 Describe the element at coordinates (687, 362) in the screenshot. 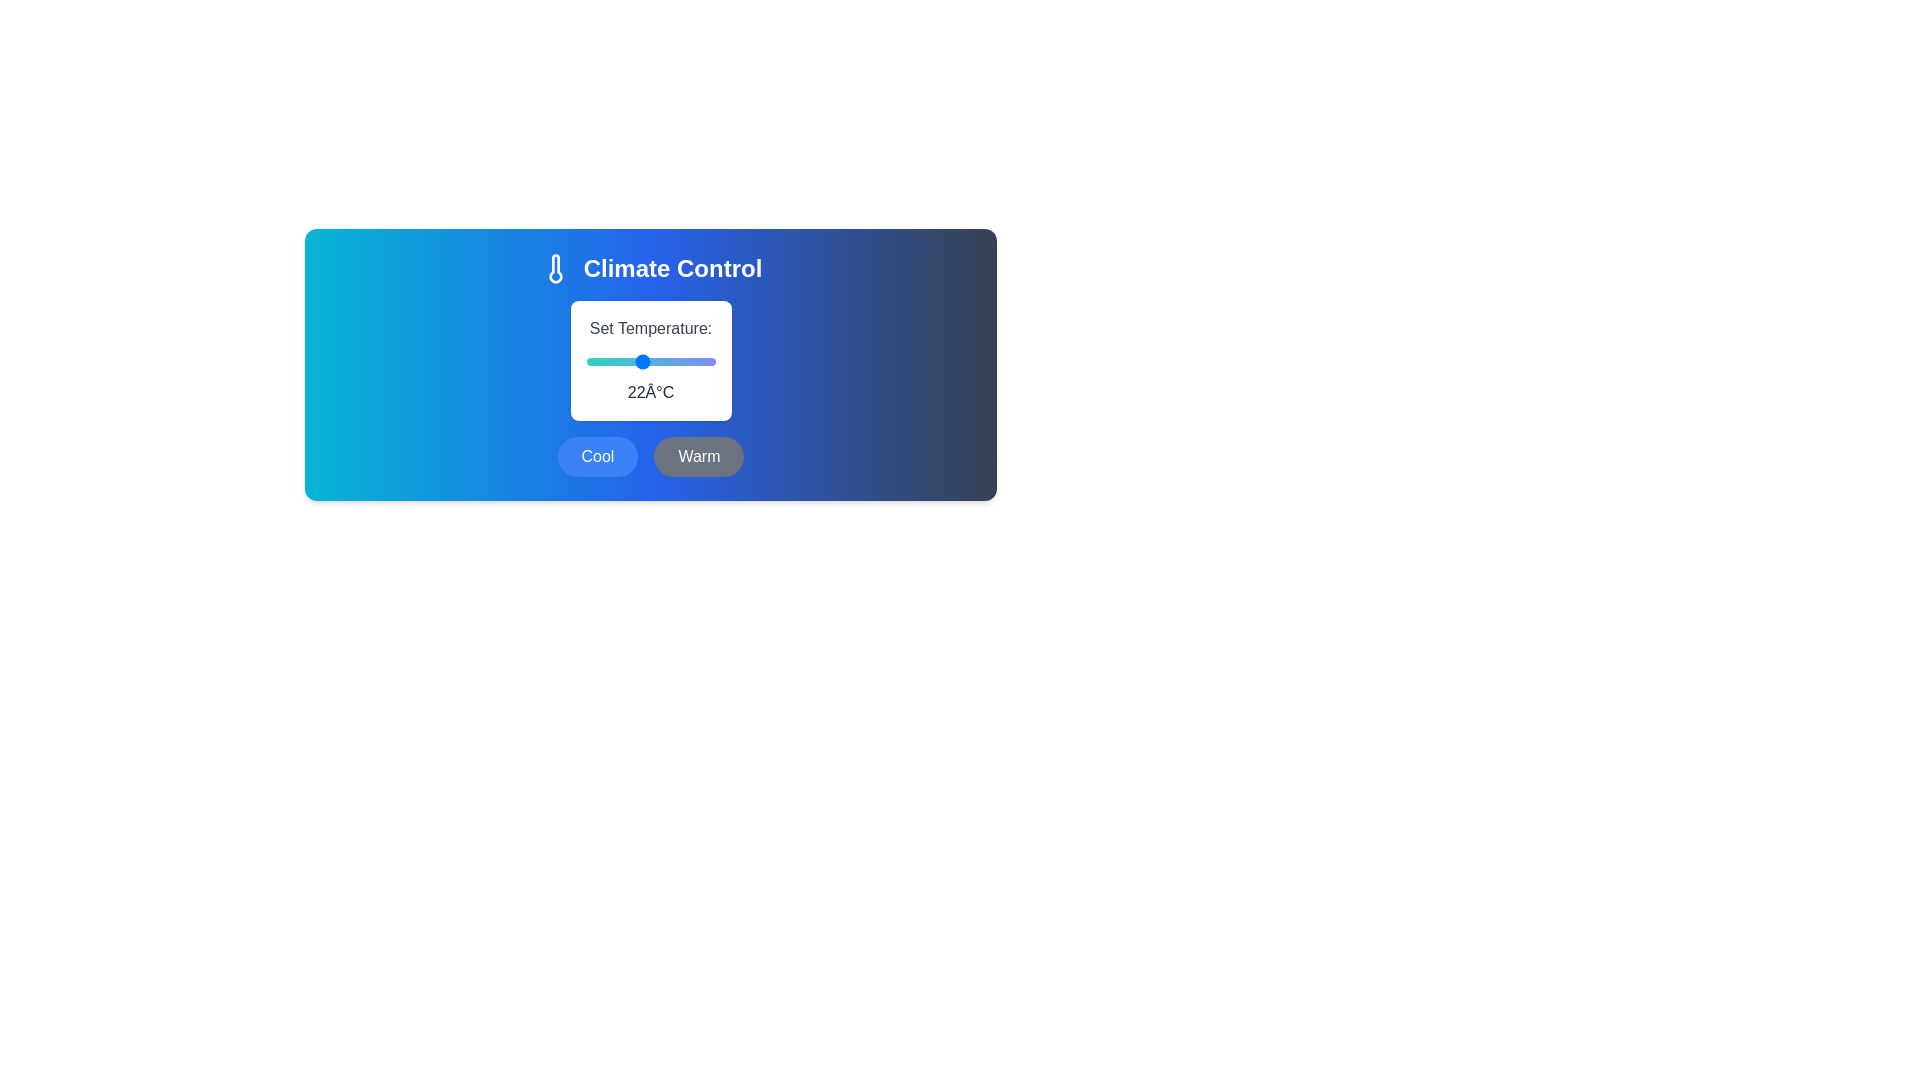

I see `the temperature` at that location.